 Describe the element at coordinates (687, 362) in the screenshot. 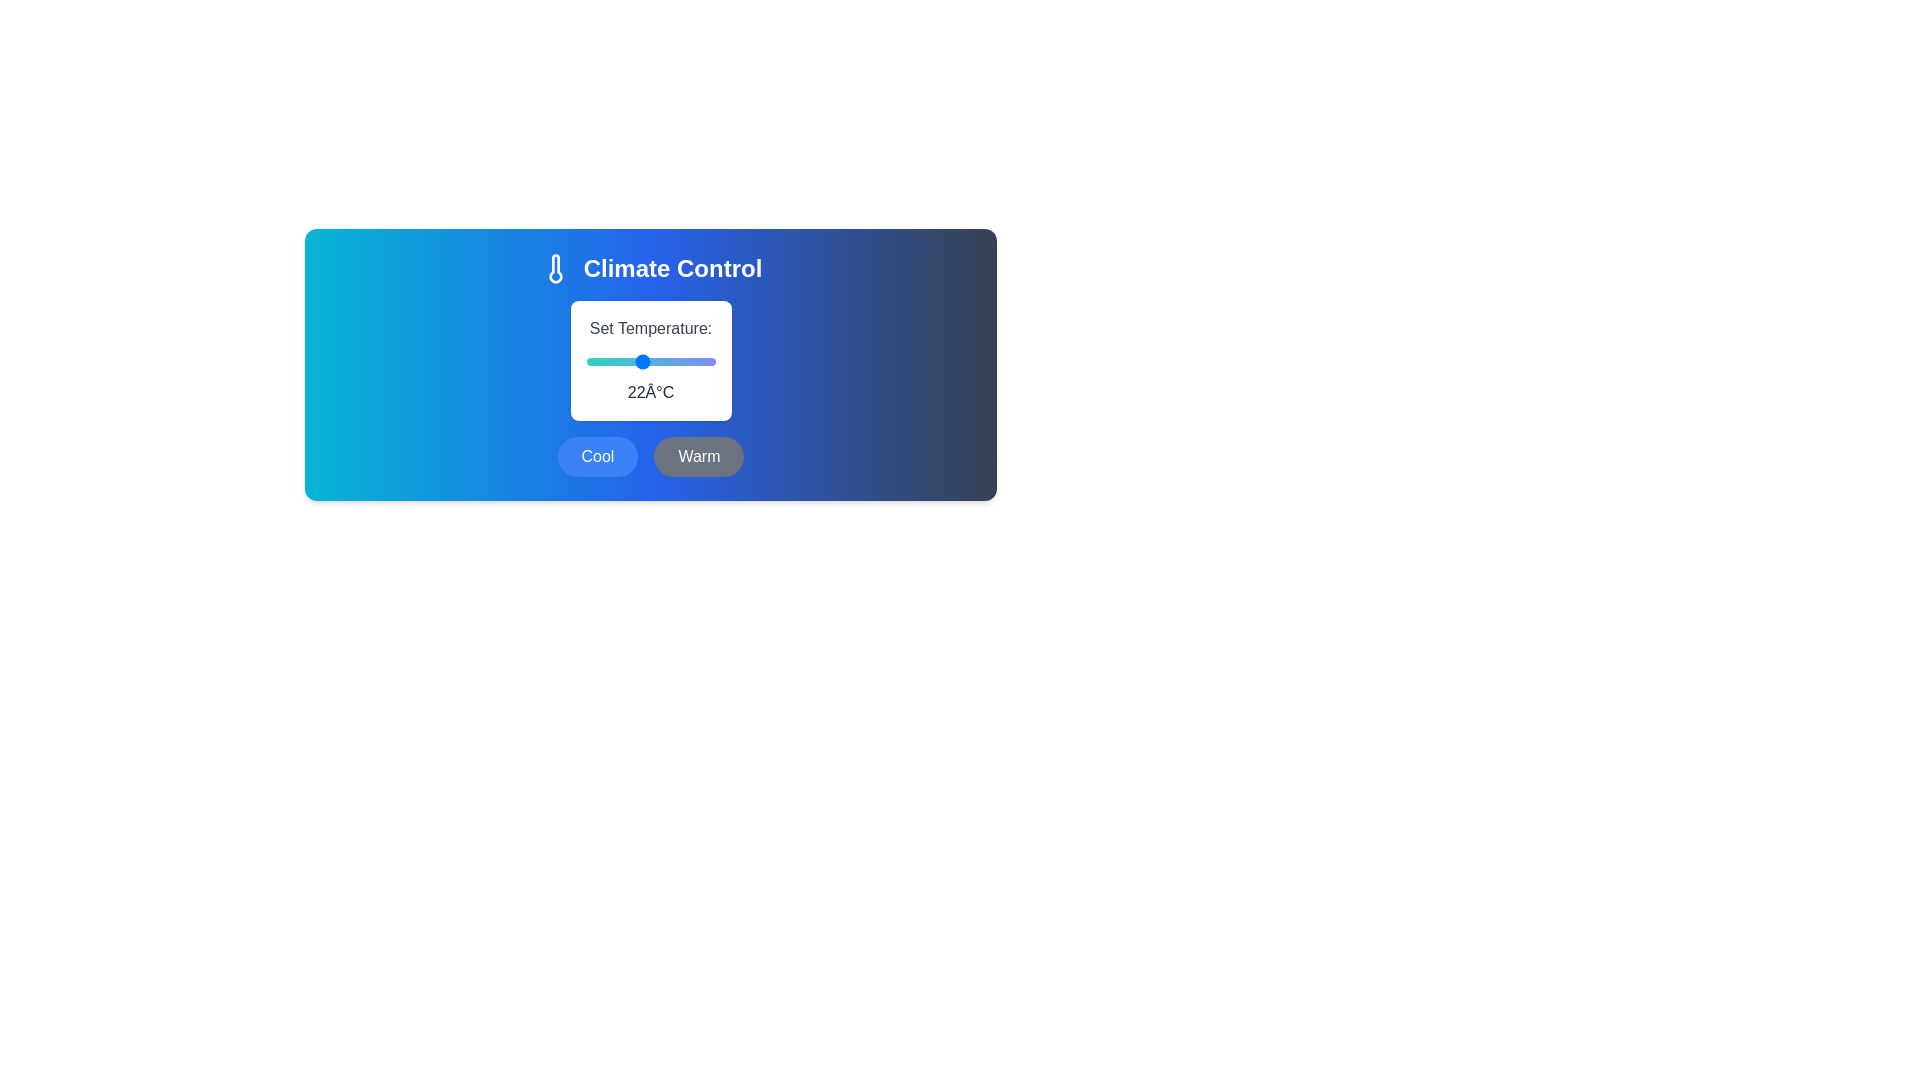

I see `the temperature` at that location.